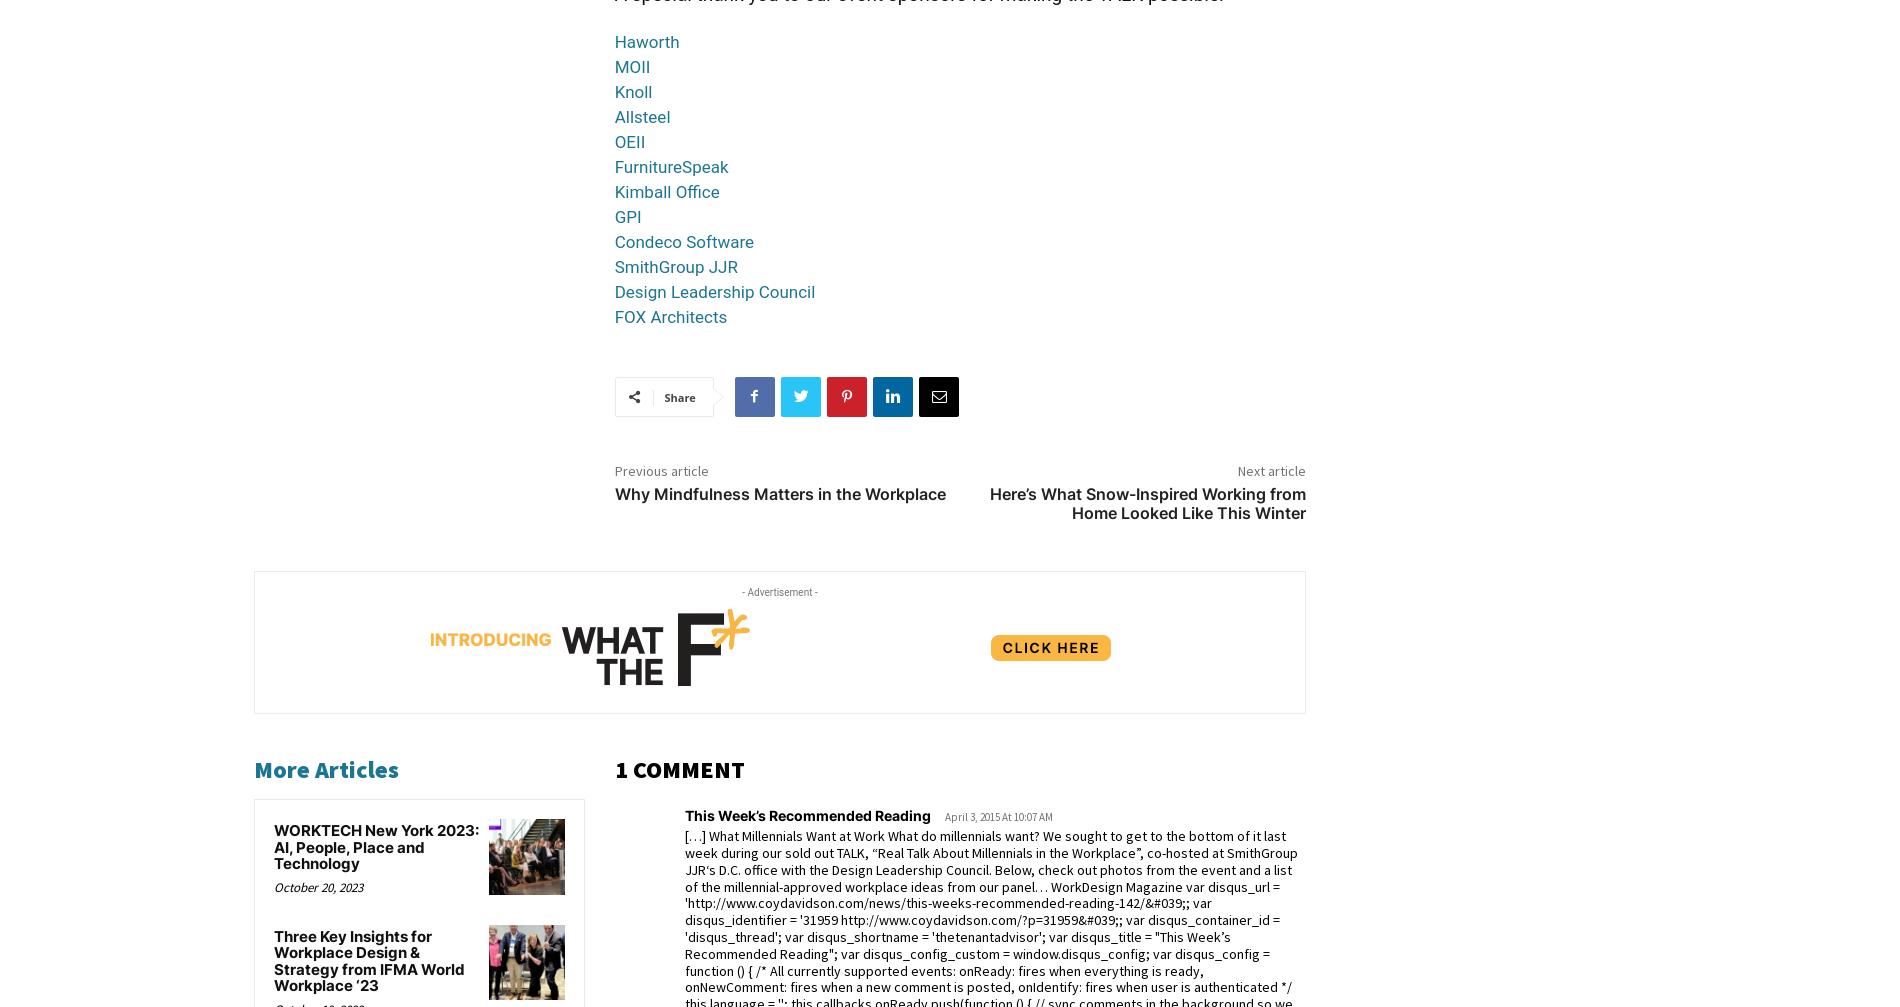 This screenshot has width=1900, height=1007. What do you see at coordinates (679, 768) in the screenshot?
I see `'1 COMMENT'` at bounding box center [679, 768].